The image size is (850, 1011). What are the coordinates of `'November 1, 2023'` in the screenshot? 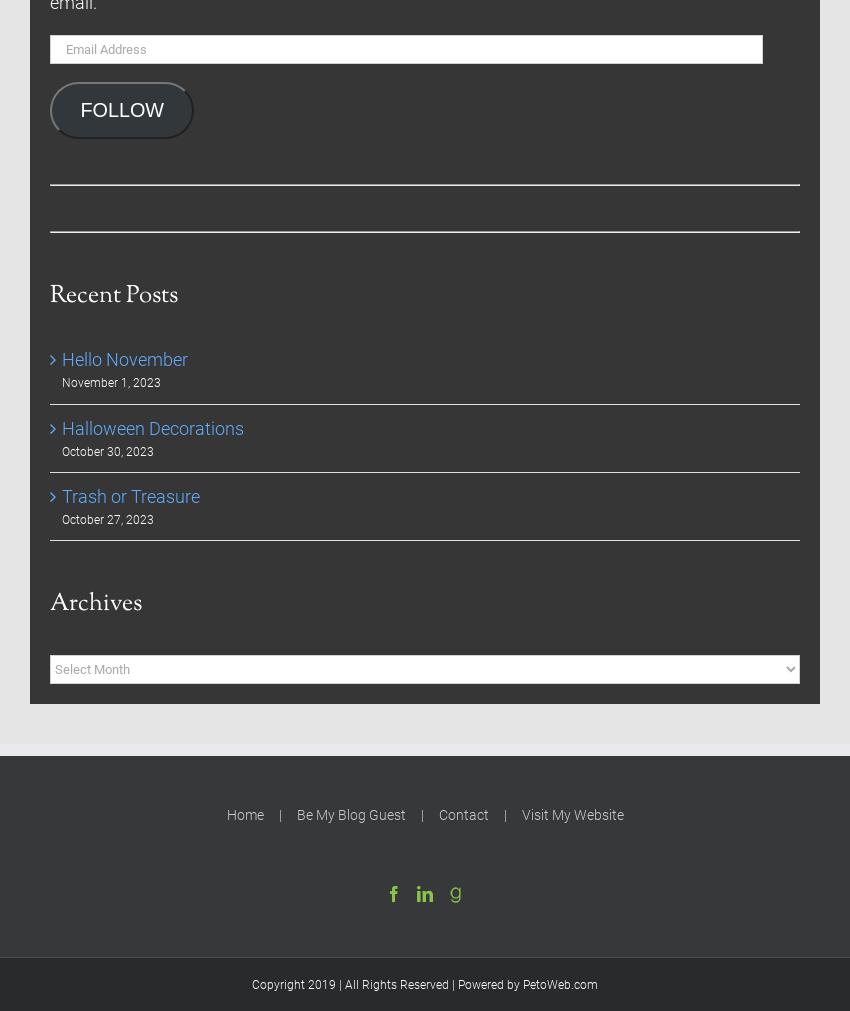 It's located at (61, 381).